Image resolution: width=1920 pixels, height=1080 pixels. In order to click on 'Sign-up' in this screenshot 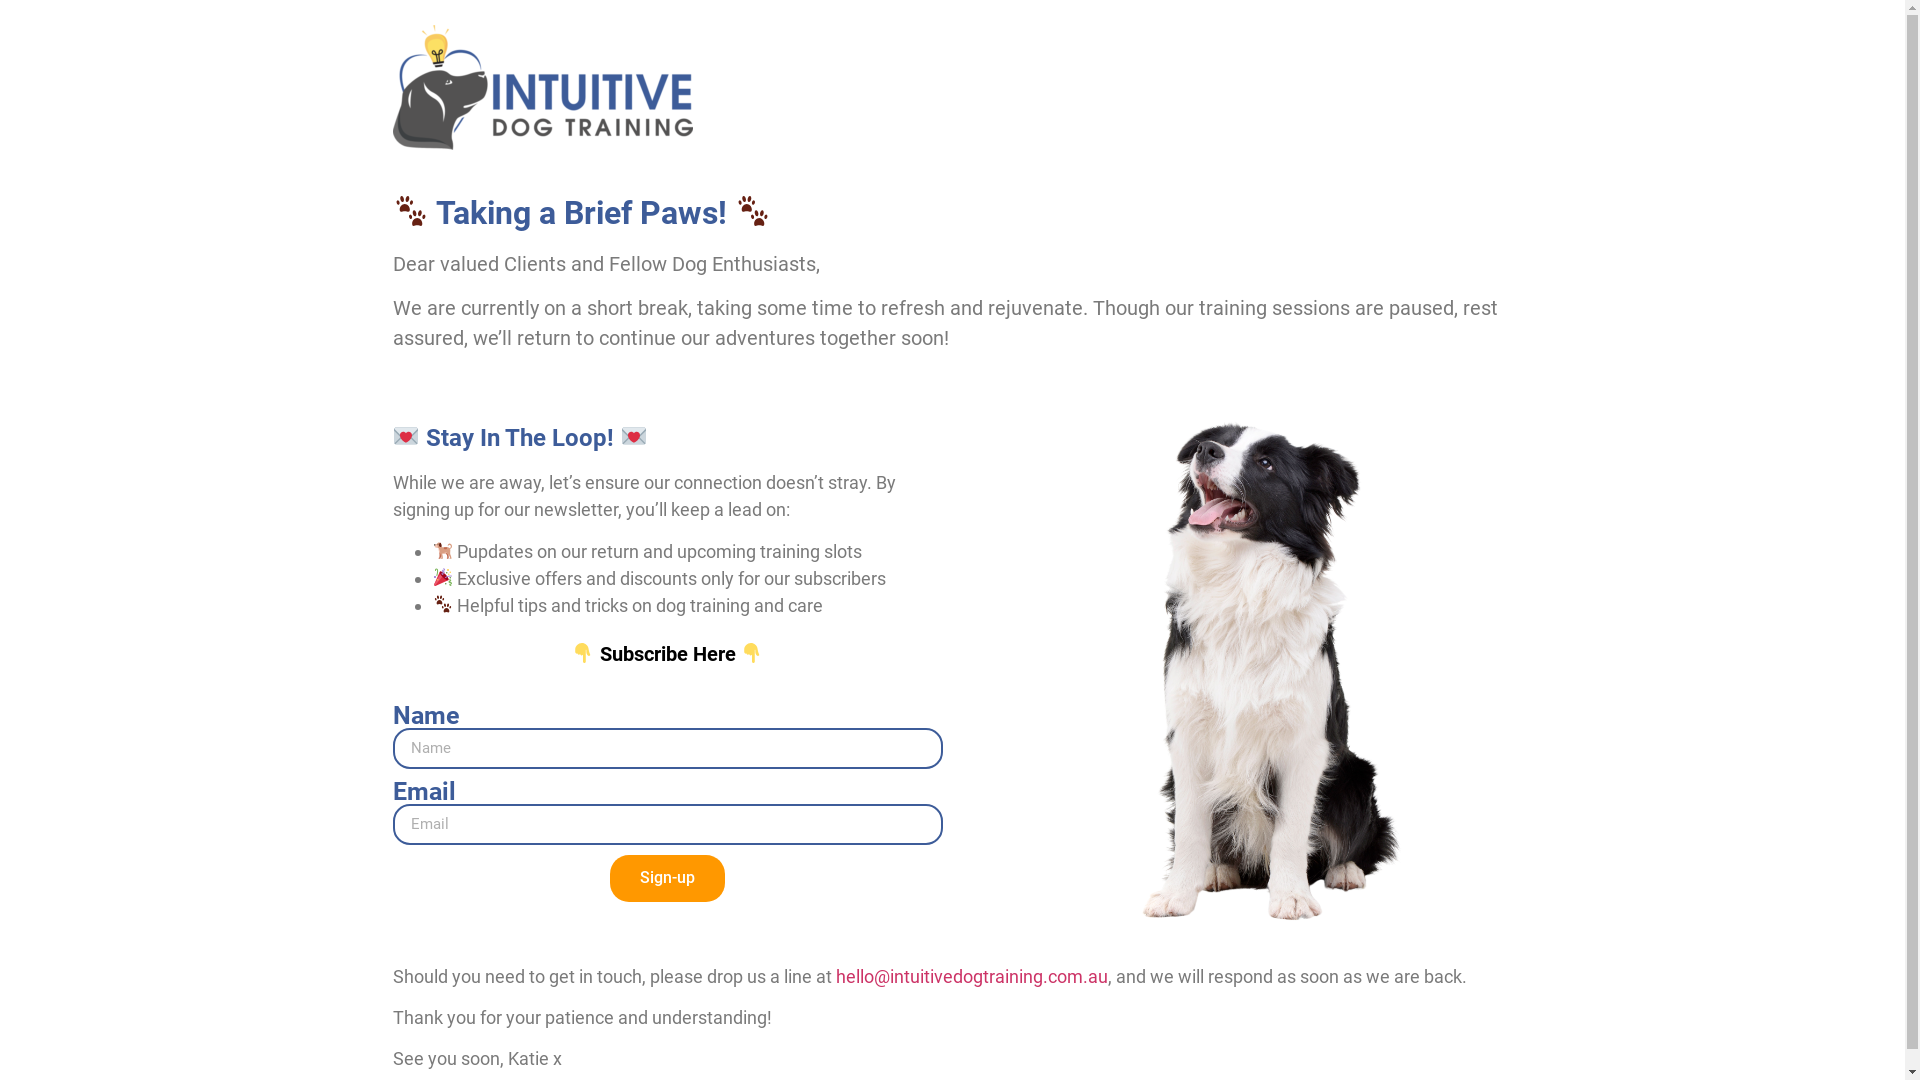, I will do `click(608, 877)`.